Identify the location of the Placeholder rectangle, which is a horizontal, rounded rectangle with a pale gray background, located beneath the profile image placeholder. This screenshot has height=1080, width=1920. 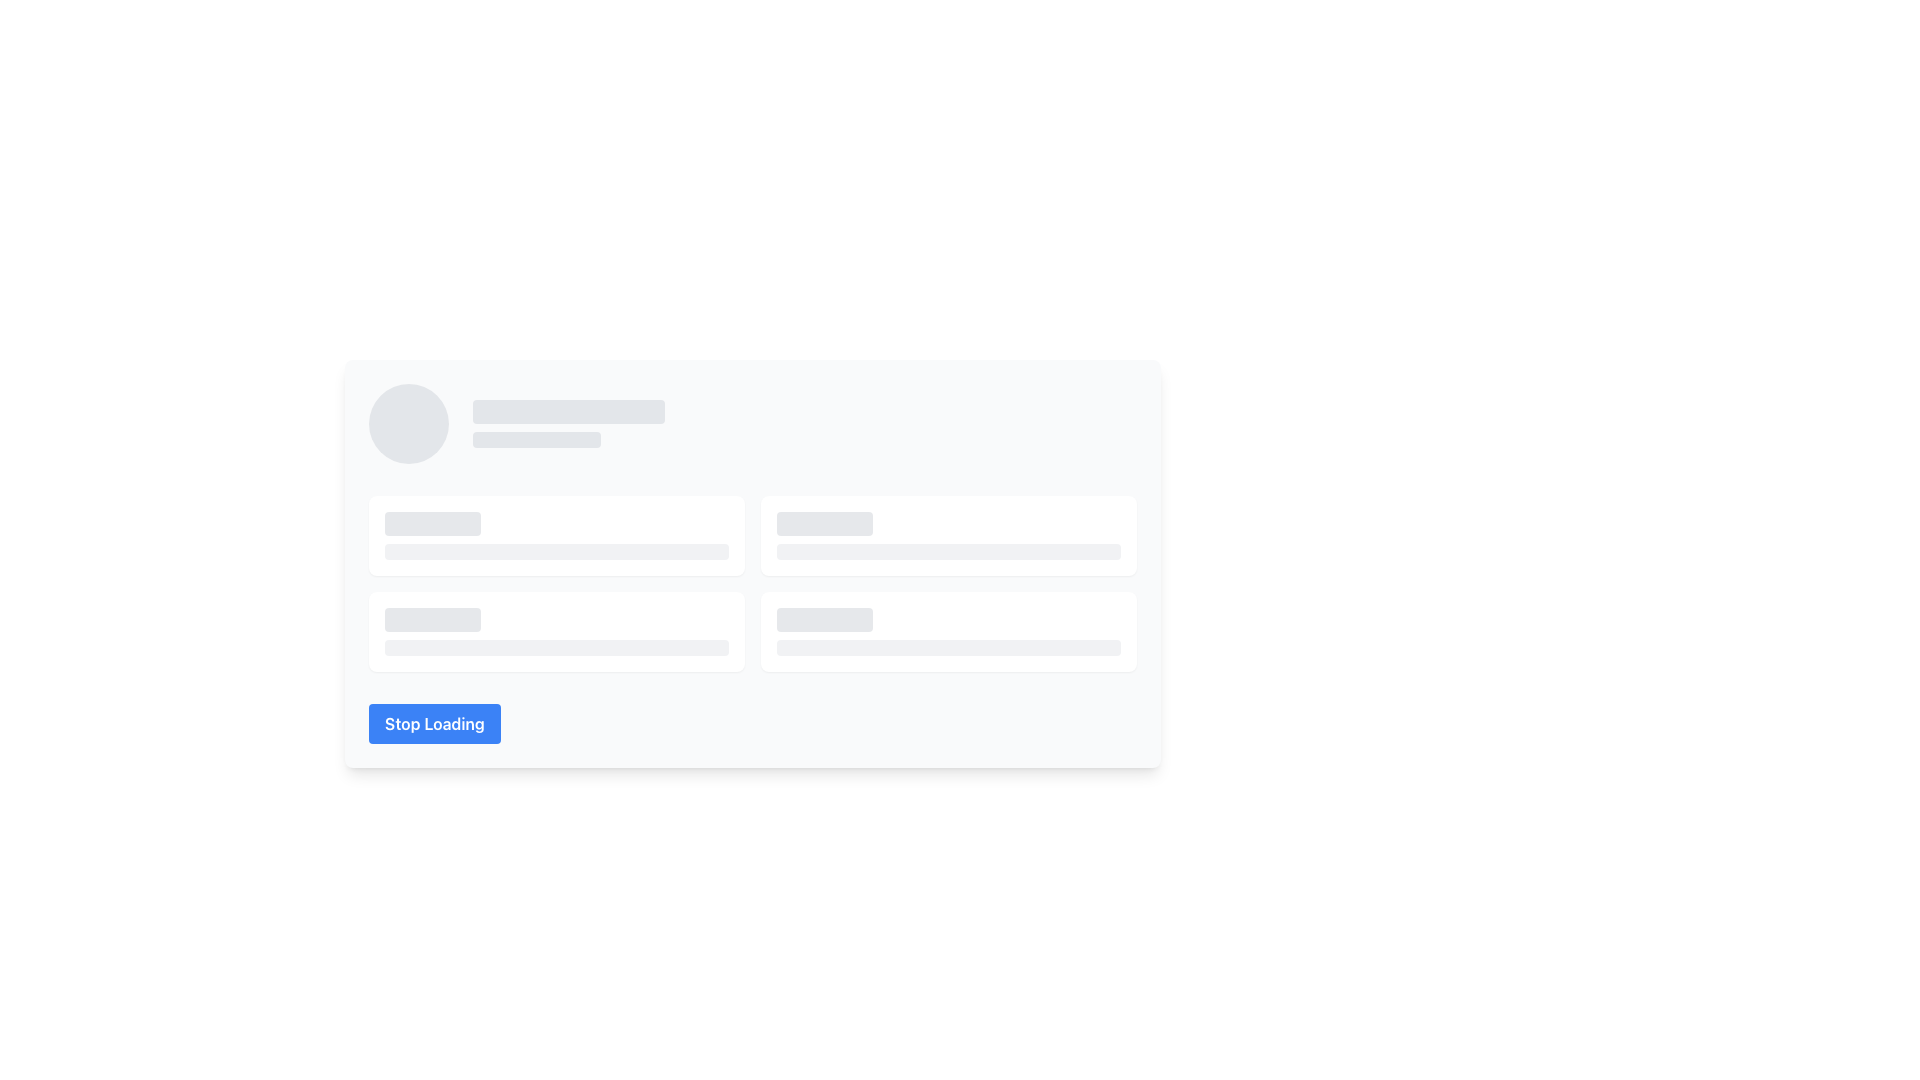
(537, 438).